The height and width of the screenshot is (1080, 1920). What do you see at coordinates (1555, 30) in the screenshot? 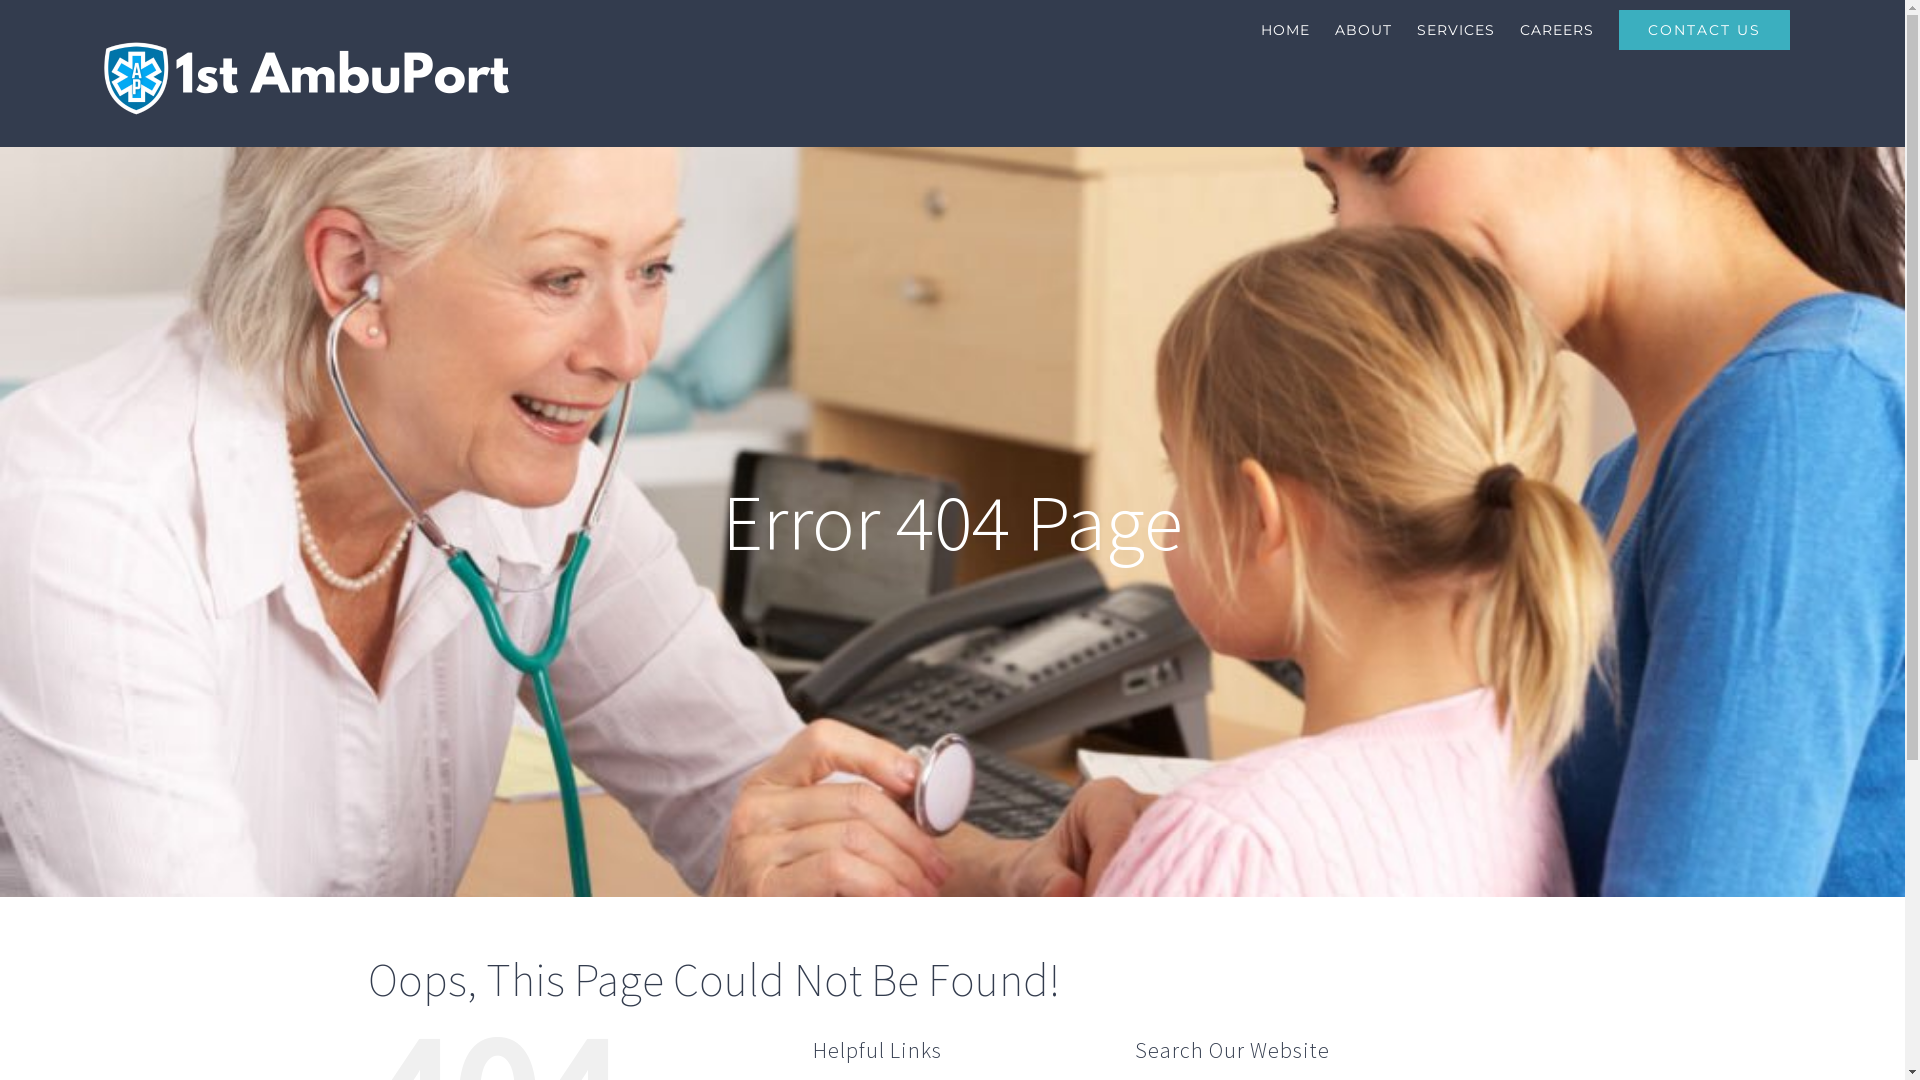
I see `'CAREERS'` at bounding box center [1555, 30].